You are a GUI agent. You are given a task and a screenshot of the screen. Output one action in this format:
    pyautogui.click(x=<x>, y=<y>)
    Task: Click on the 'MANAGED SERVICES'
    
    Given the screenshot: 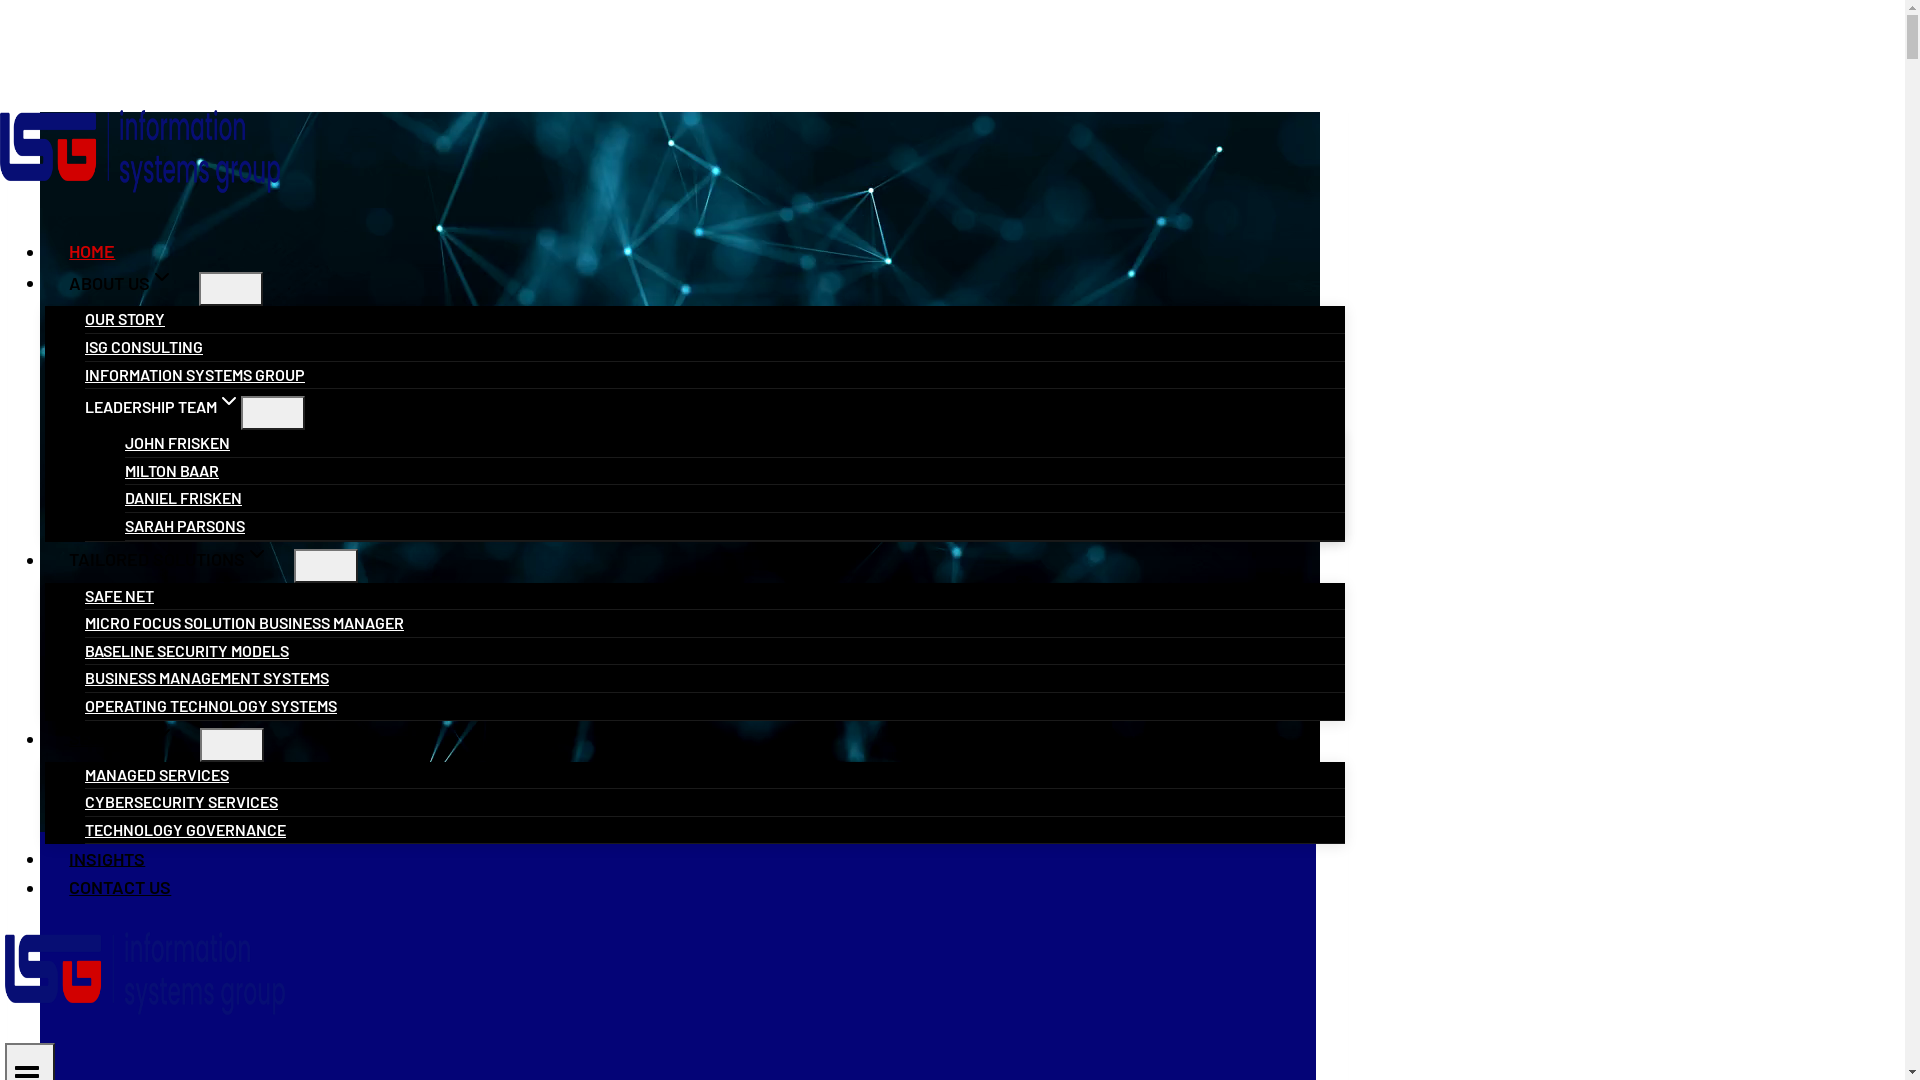 What is the action you would take?
    pyautogui.click(x=156, y=773)
    